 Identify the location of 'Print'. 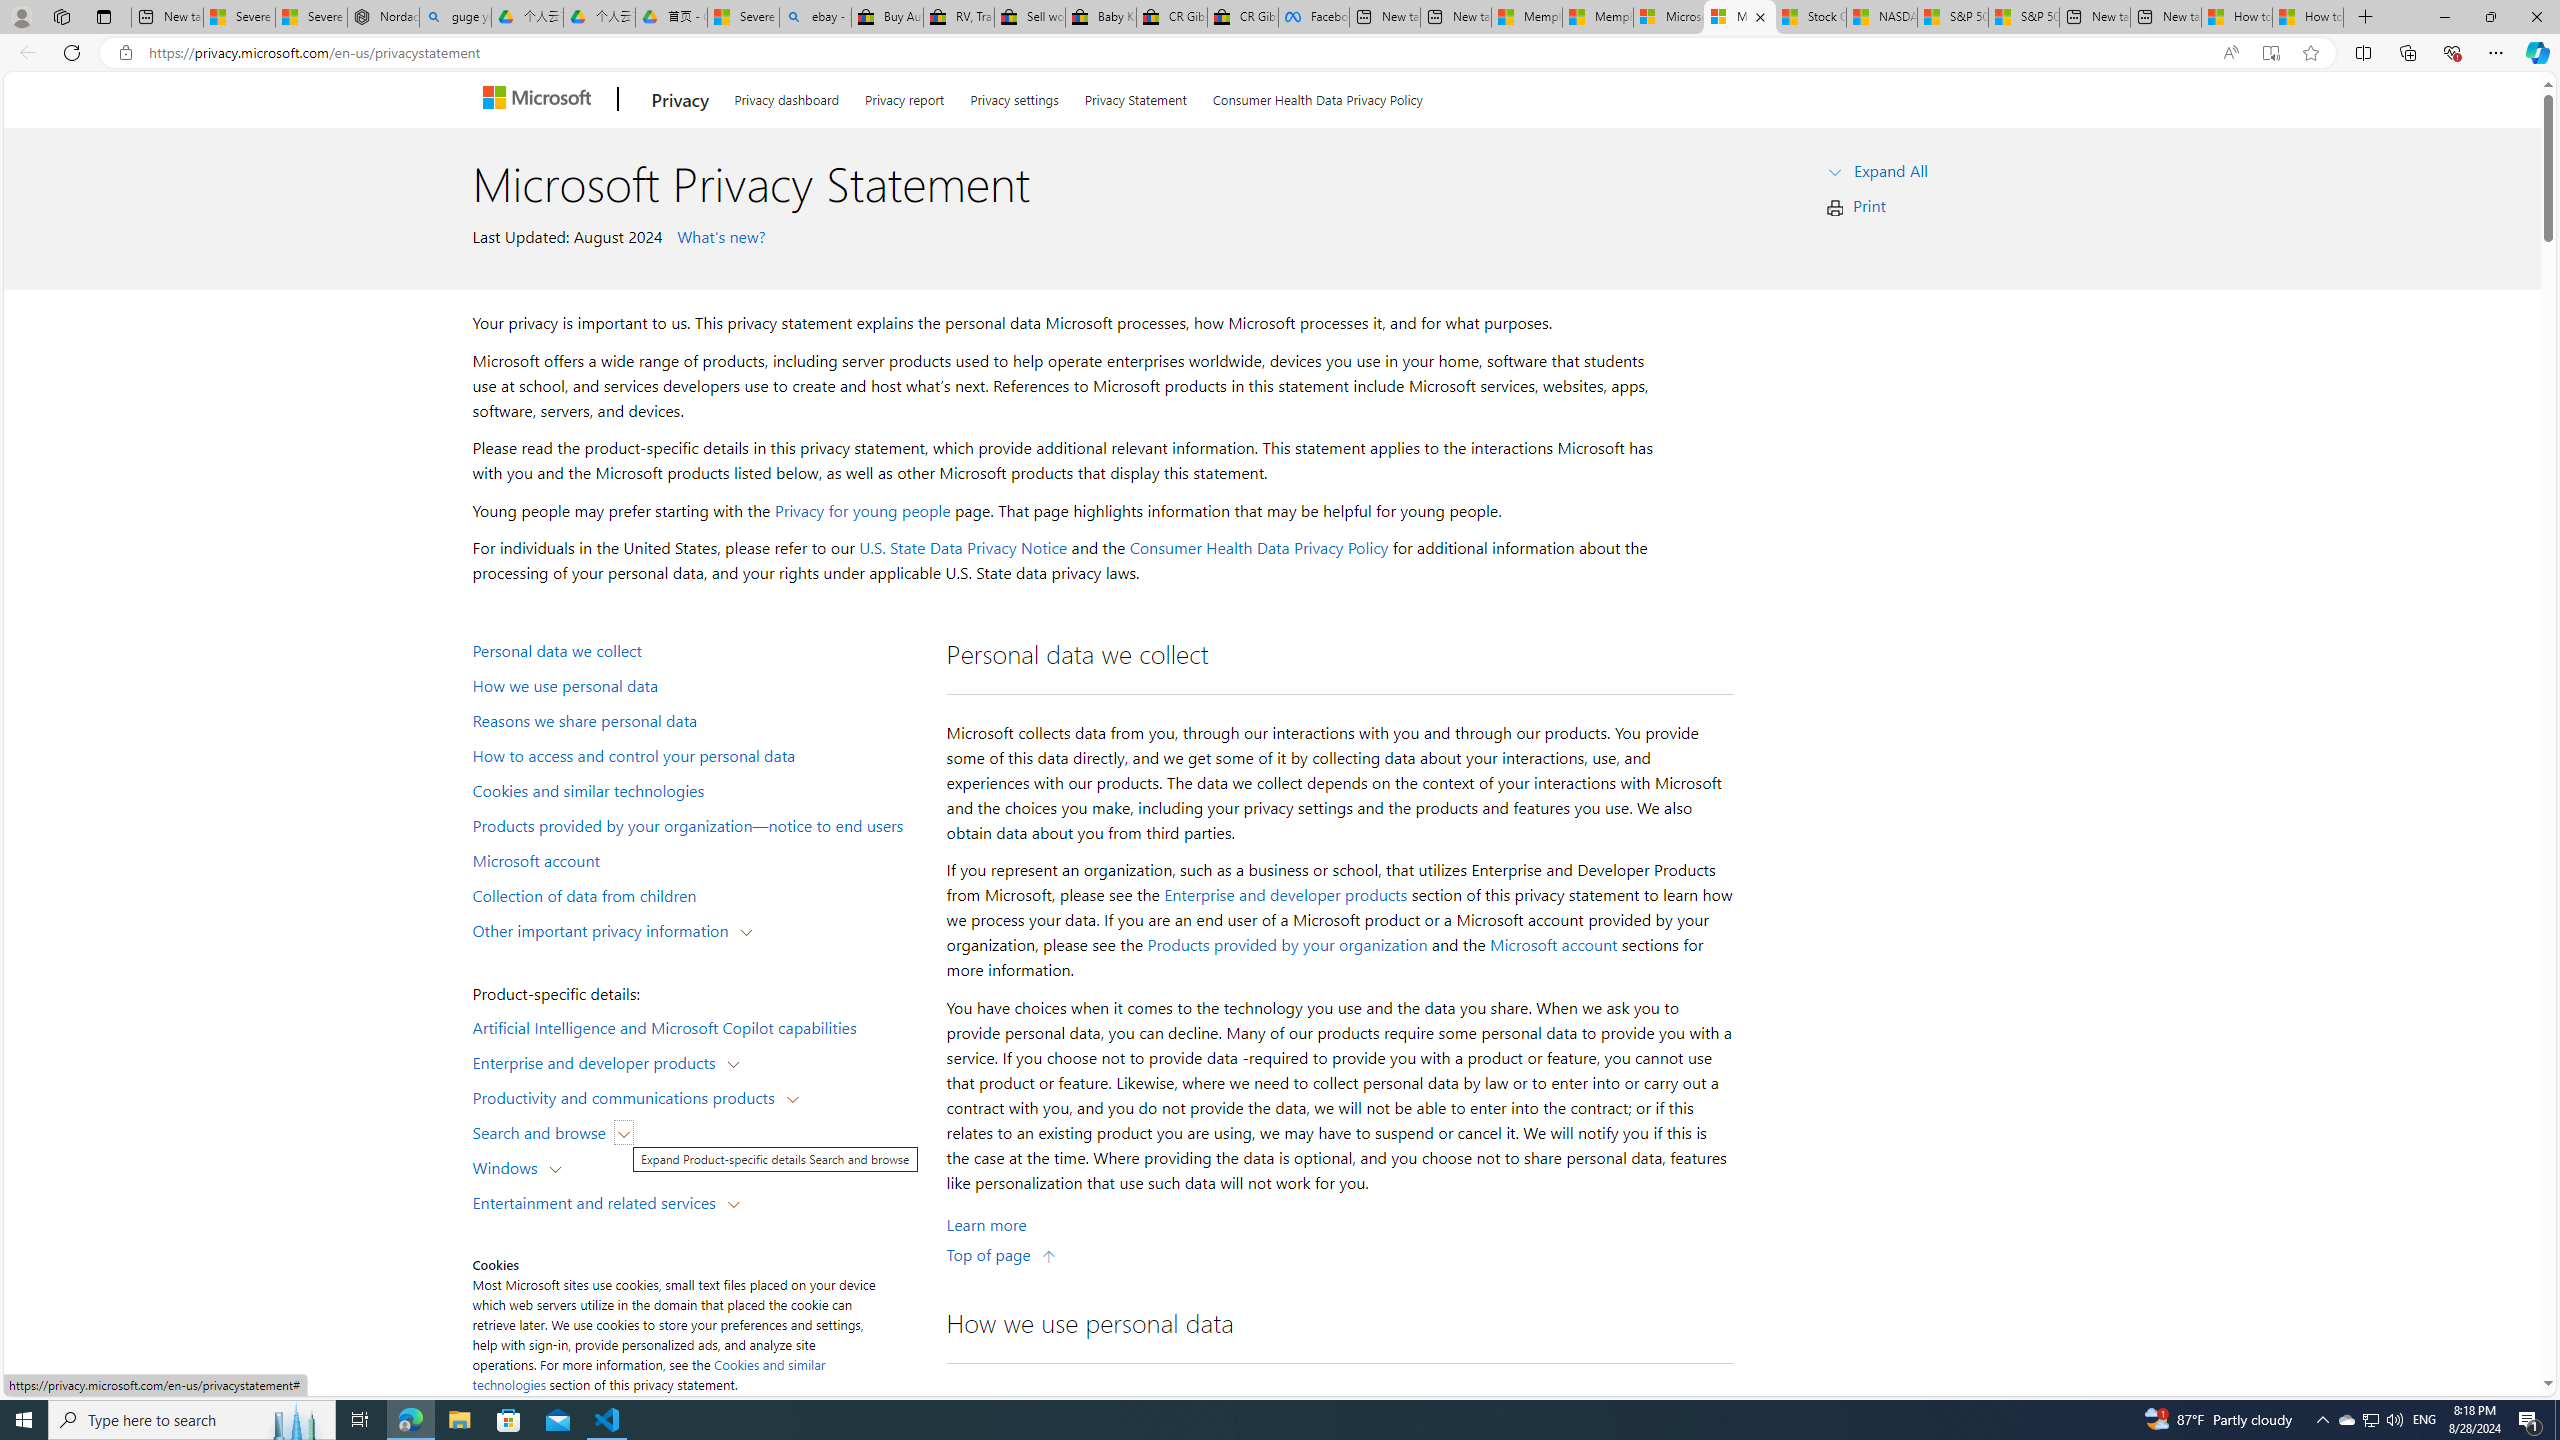
(1870, 204).